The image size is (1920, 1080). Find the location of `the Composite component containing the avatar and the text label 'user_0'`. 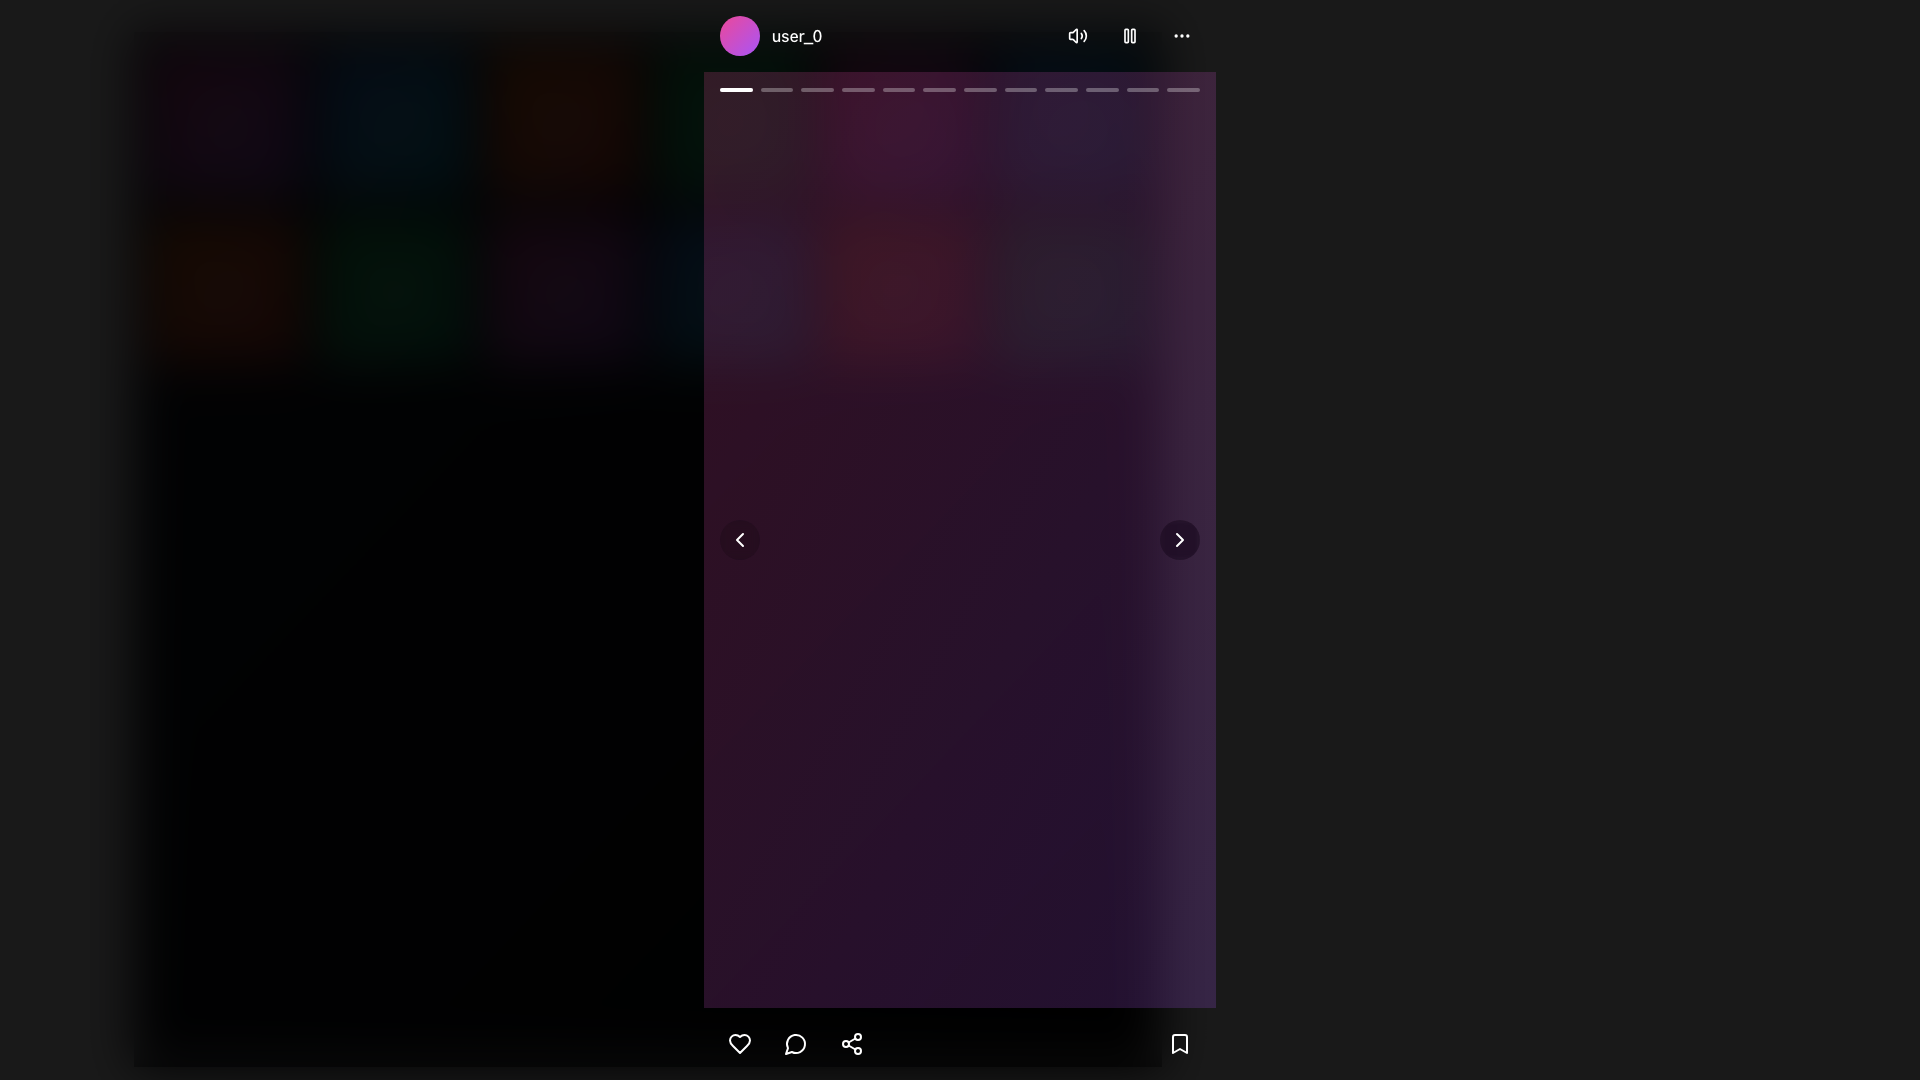

the Composite component containing the avatar and the text label 'user_0' is located at coordinates (770, 35).